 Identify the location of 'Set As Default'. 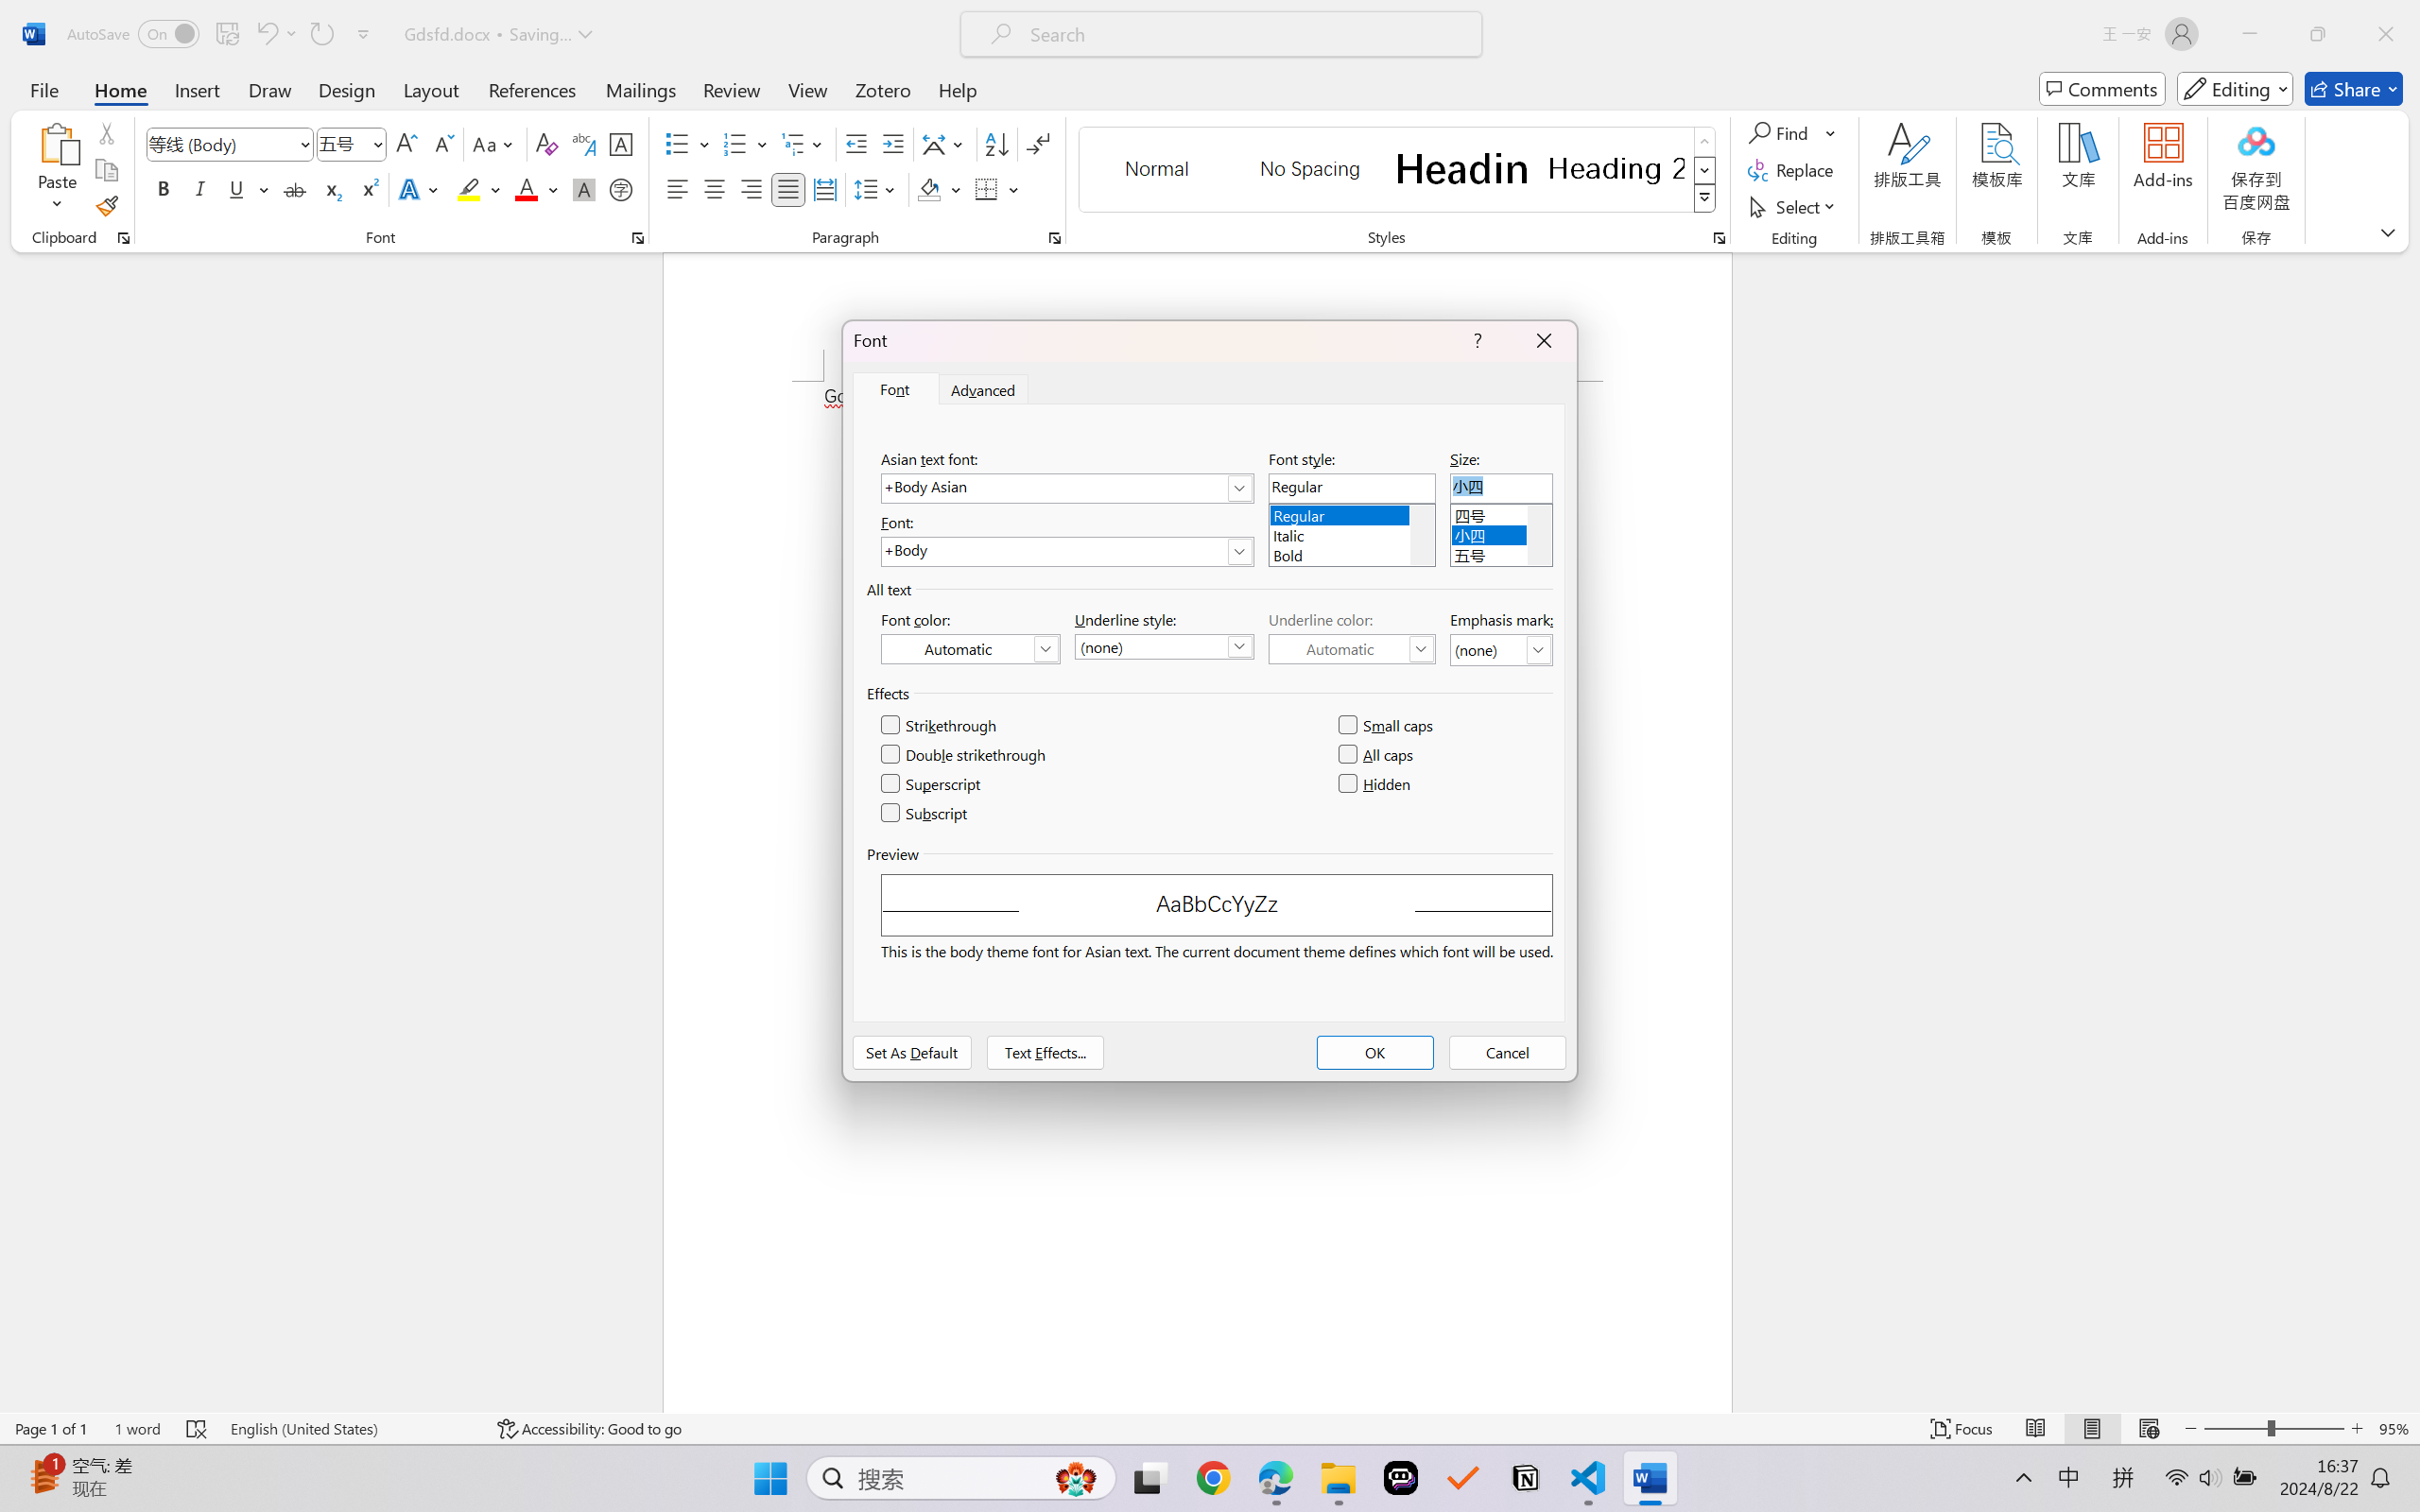
(912, 1051).